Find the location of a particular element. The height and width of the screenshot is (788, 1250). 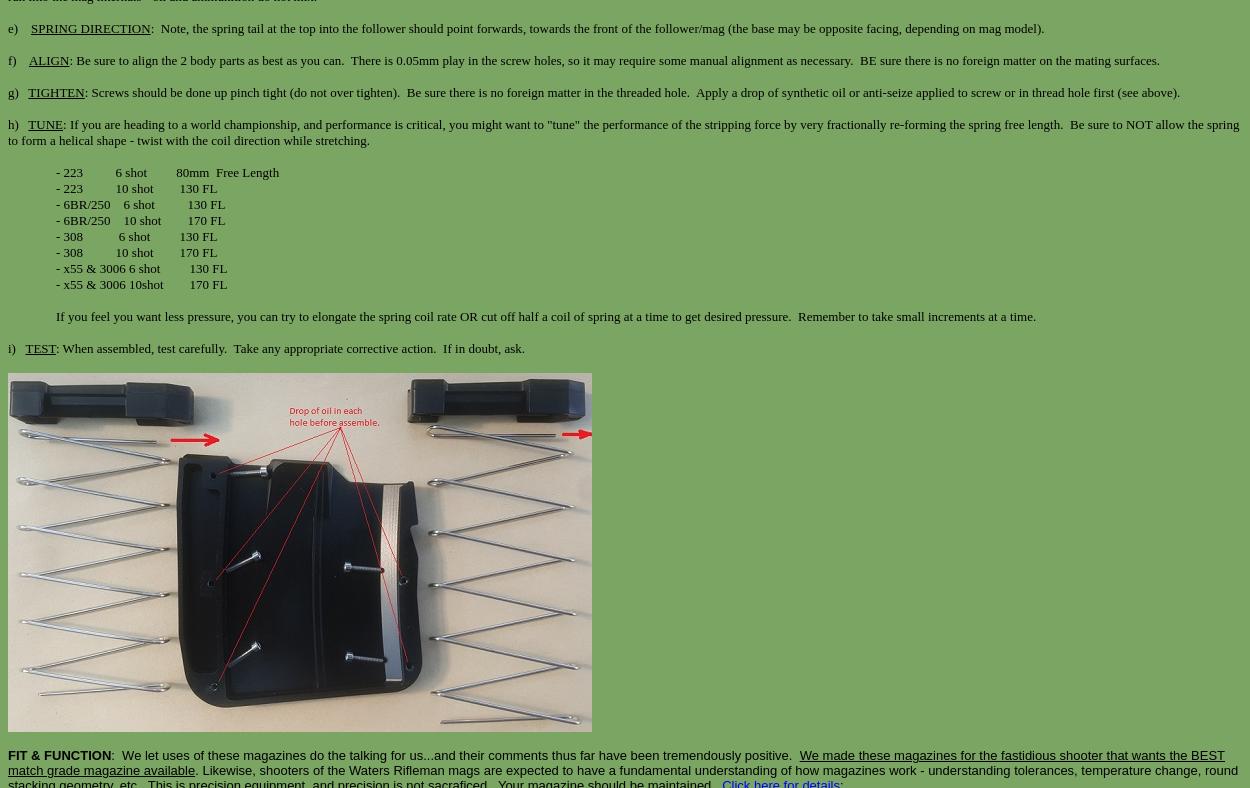

':  We let uses of these 
magazines do the talking for us...and their comments thus far have been 
tremendously positive.' is located at coordinates (454, 755).